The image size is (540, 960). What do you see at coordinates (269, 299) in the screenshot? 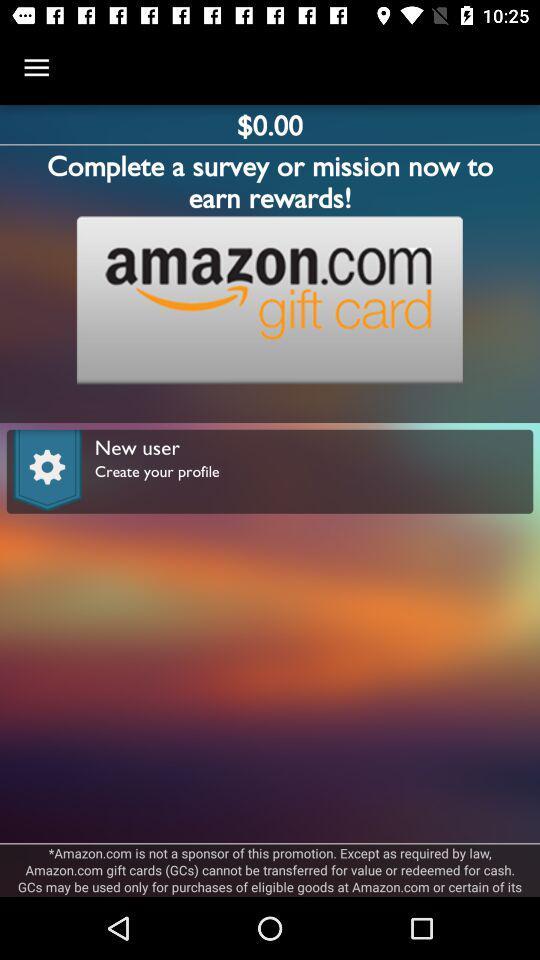
I see `hyperlink button` at bounding box center [269, 299].